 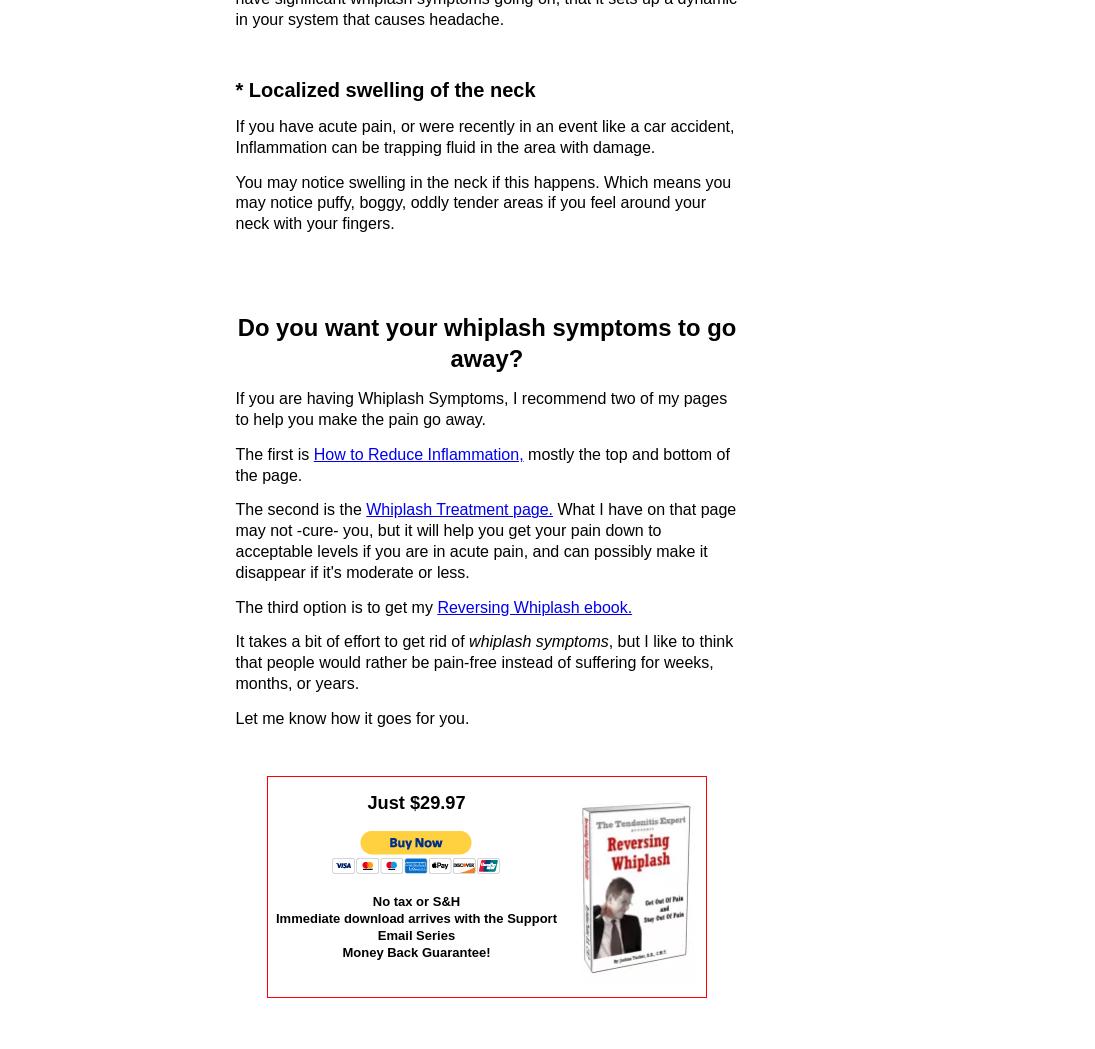 I want to click on 'You may notice swelling in the neck if this happens. Which means
you may notice puffy, boggy, oddly tender areas if you feel around your
neck with your fingers.', so click(x=234, y=201).